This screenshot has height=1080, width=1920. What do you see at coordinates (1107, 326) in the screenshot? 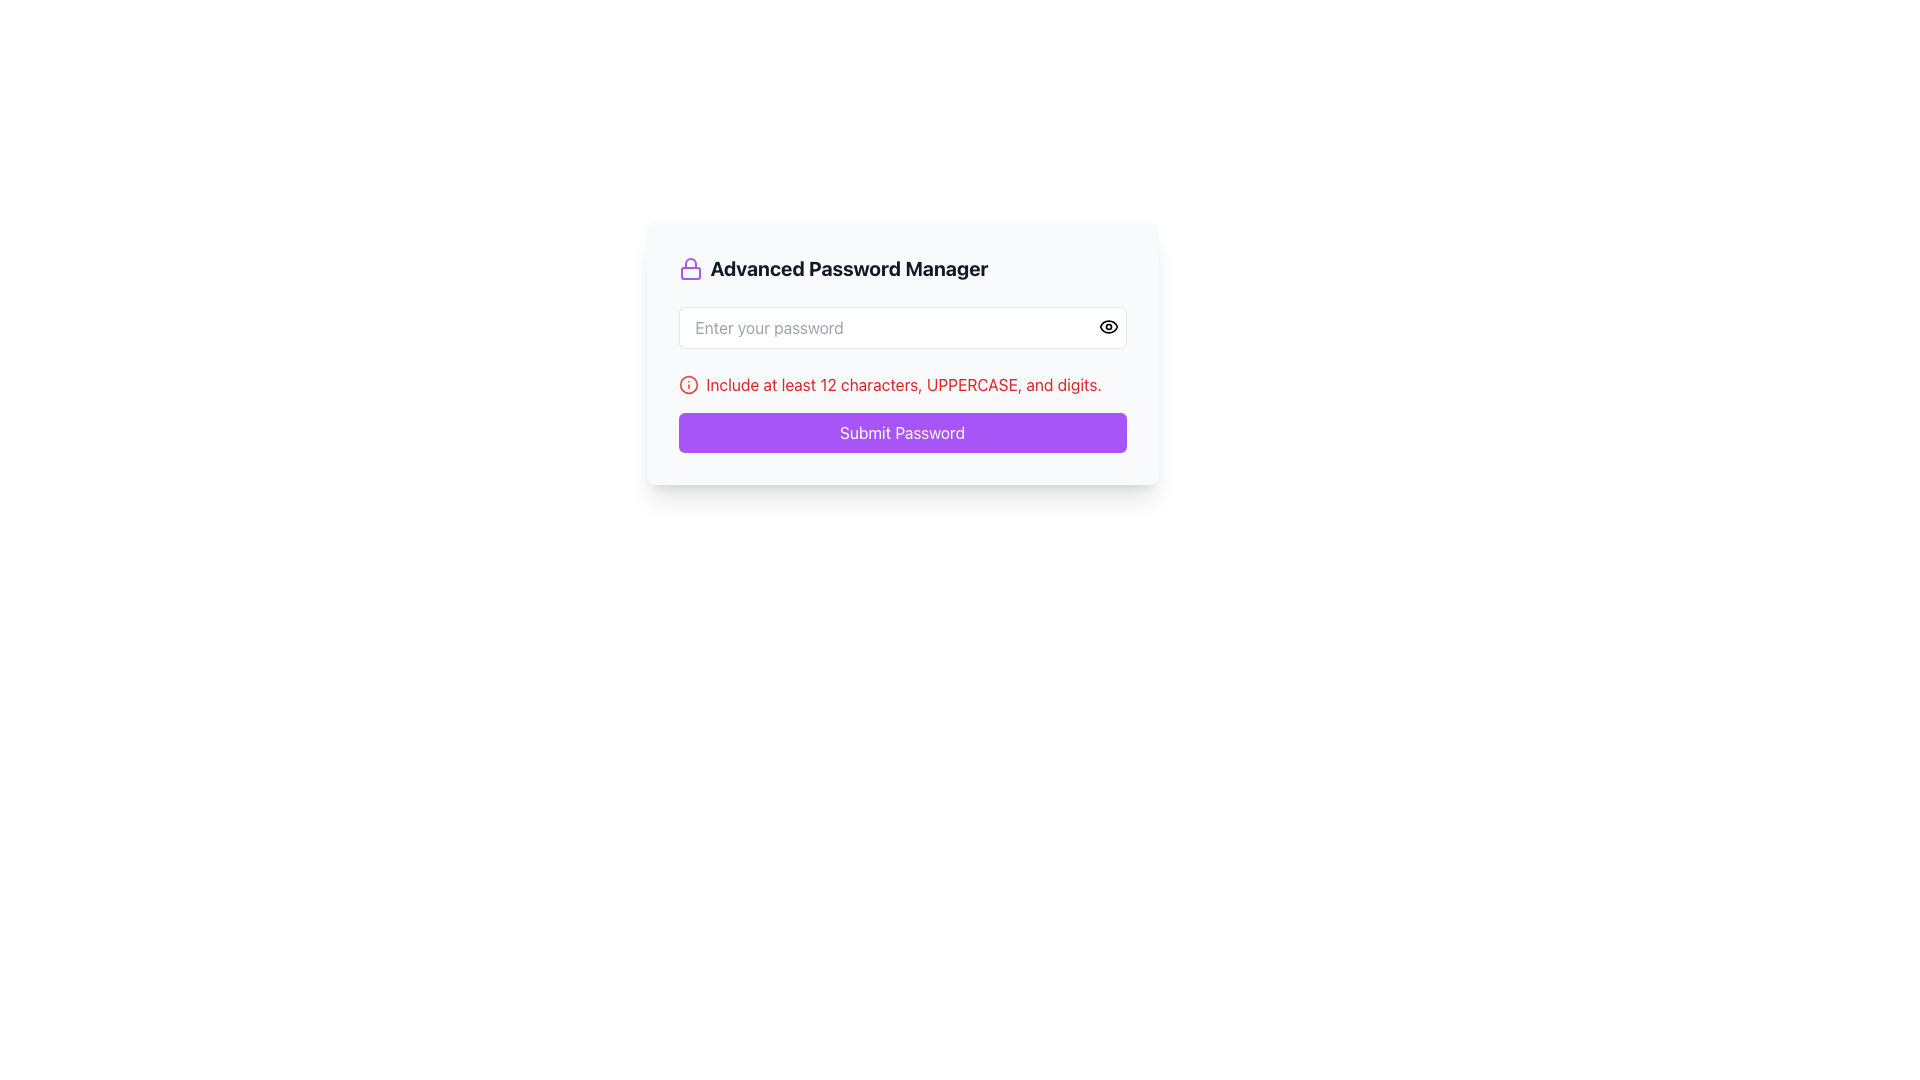
I see `the eye-shaped icon outline button located at the top-right corner of the password input field` at bounding box center [1107, 326].